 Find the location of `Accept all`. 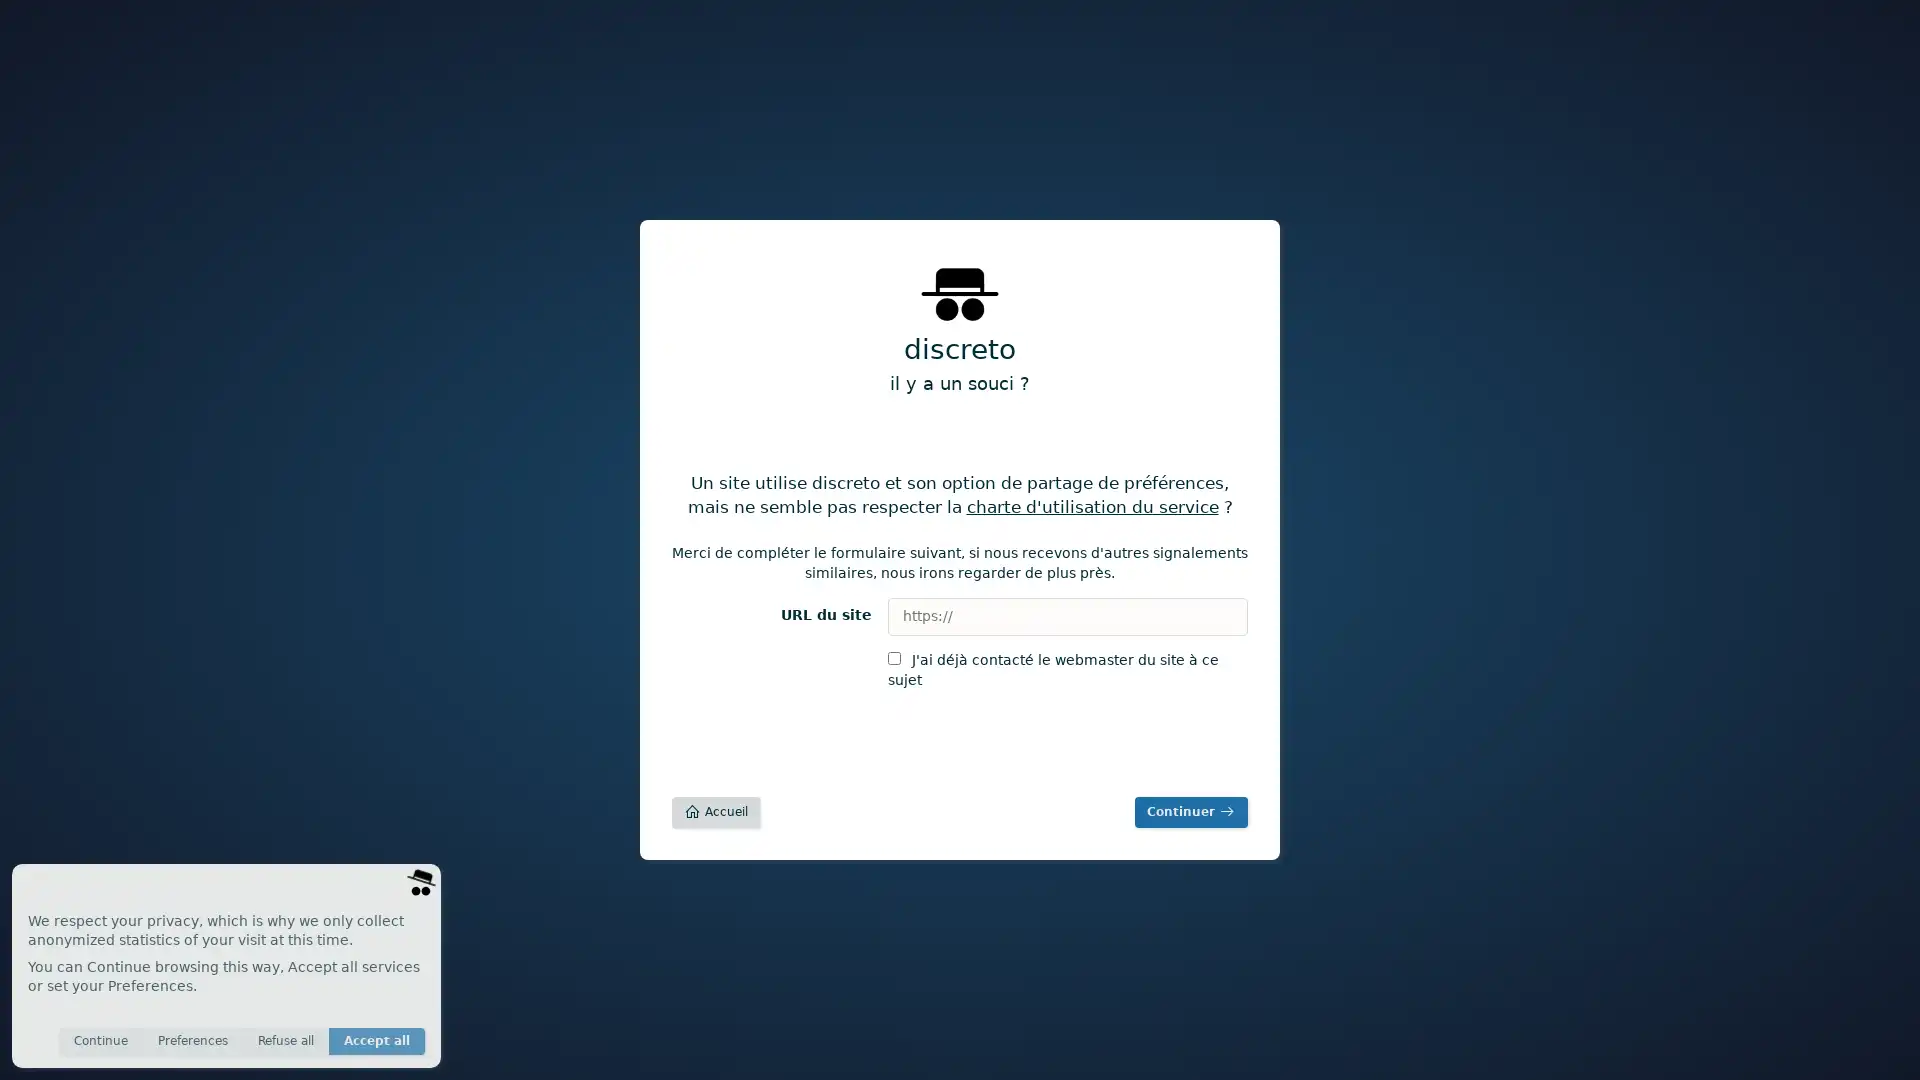

Accept all is located at coordinates (377, 1040).